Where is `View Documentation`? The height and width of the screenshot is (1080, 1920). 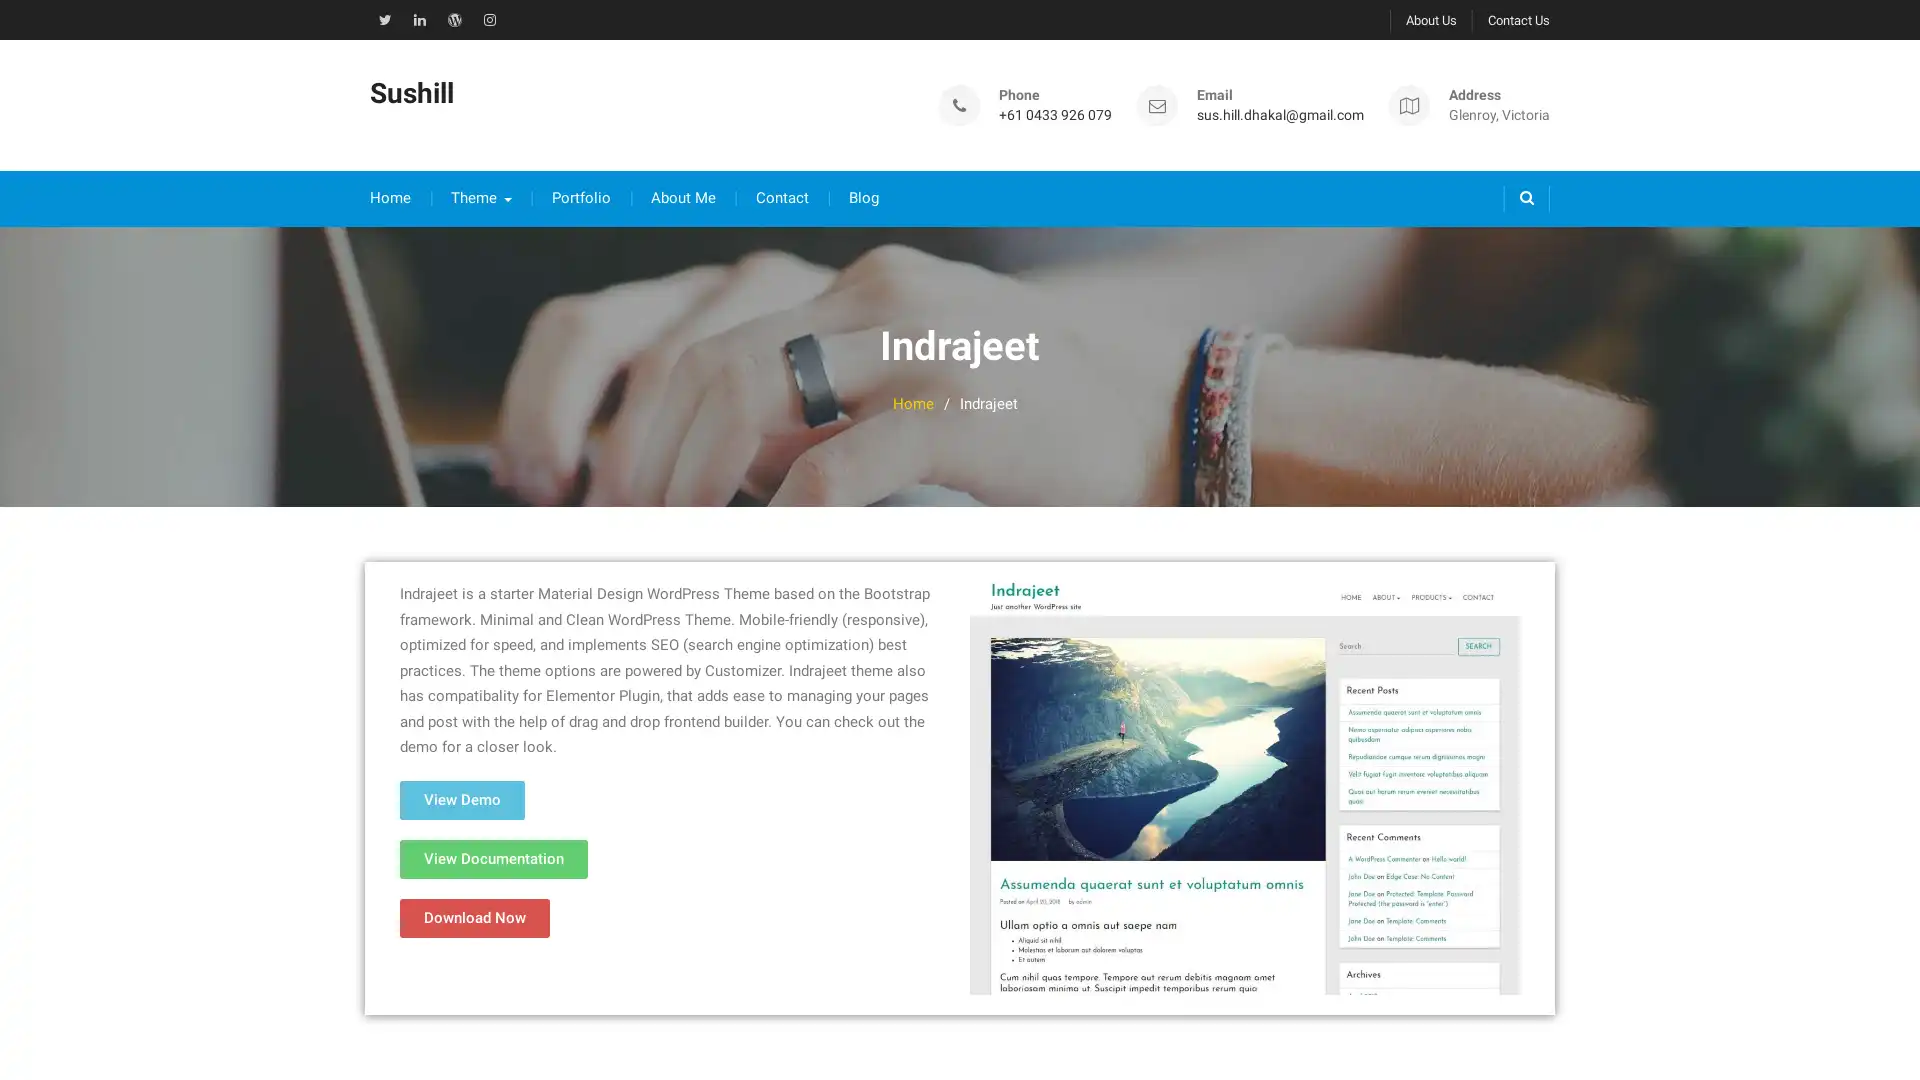
View Documentation is located at coordinates (494, 838).